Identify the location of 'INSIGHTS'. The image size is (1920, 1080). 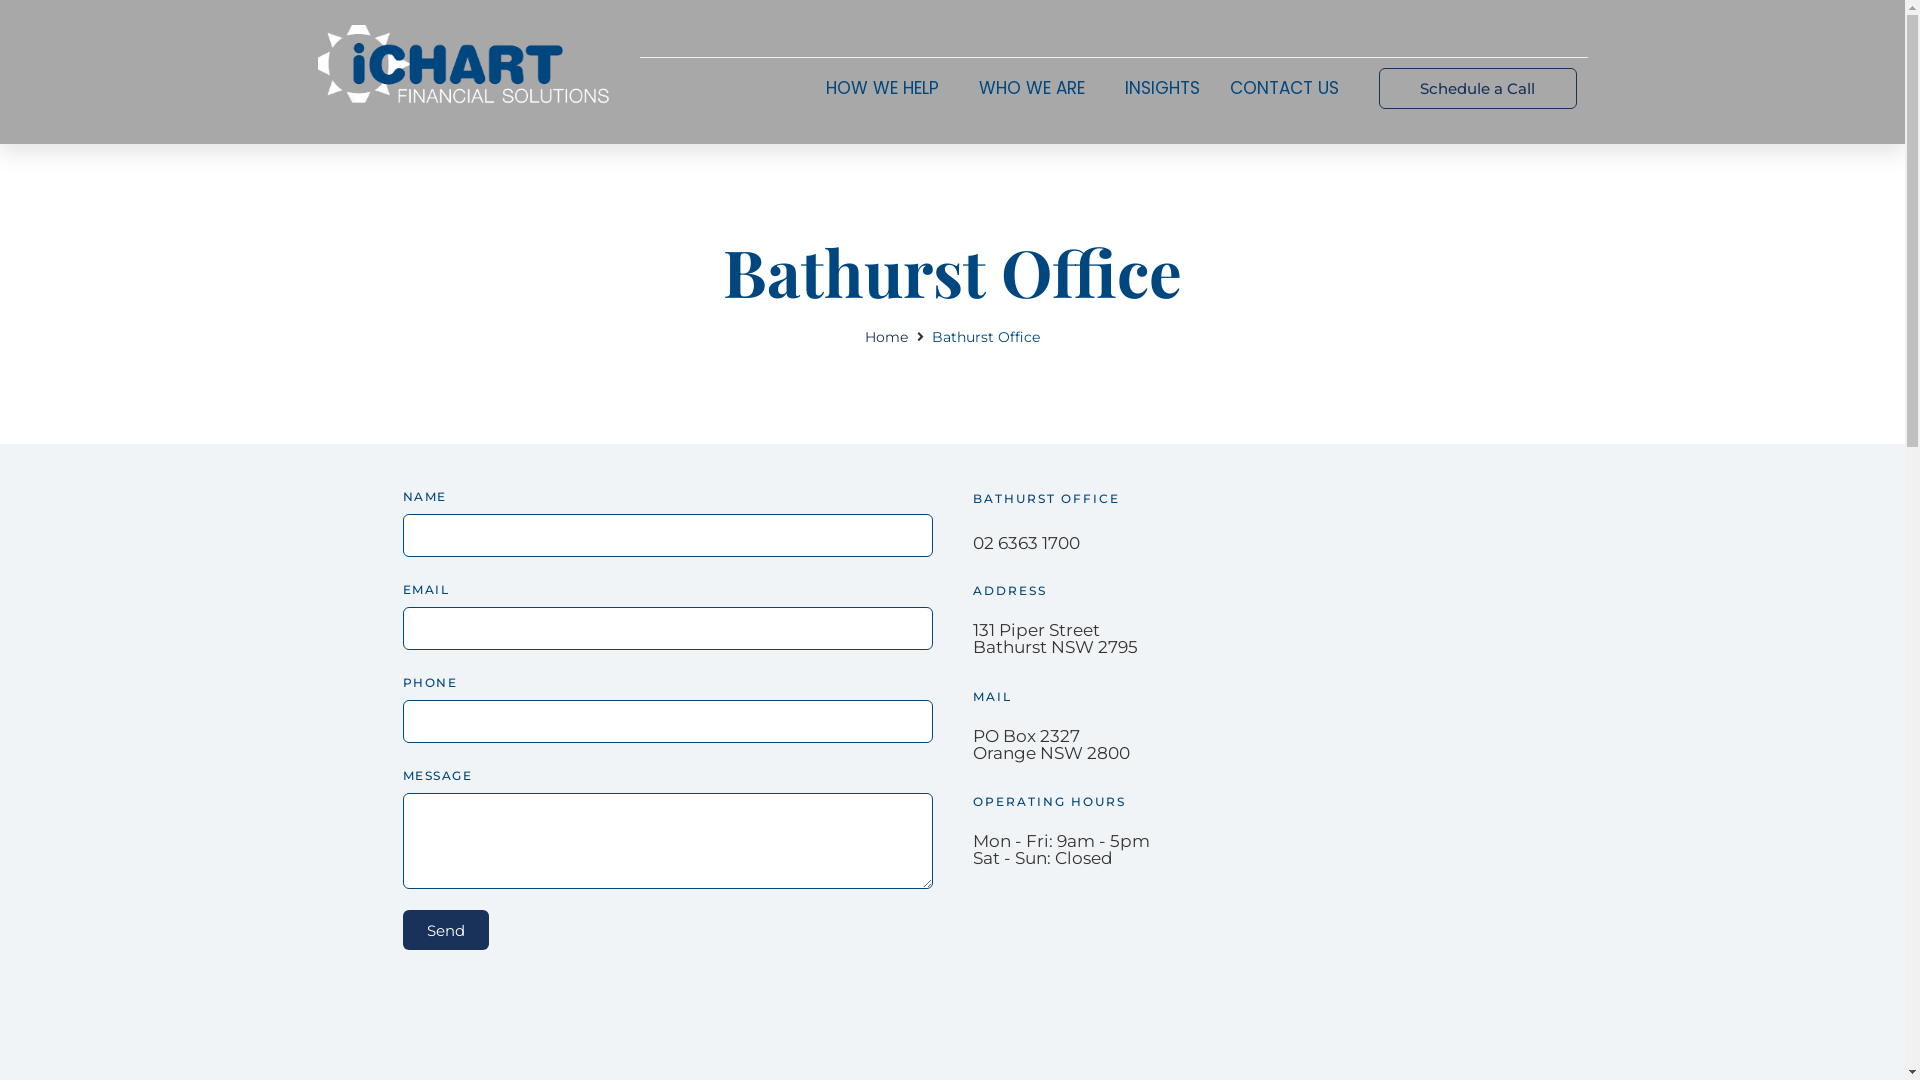
(1162, 87).